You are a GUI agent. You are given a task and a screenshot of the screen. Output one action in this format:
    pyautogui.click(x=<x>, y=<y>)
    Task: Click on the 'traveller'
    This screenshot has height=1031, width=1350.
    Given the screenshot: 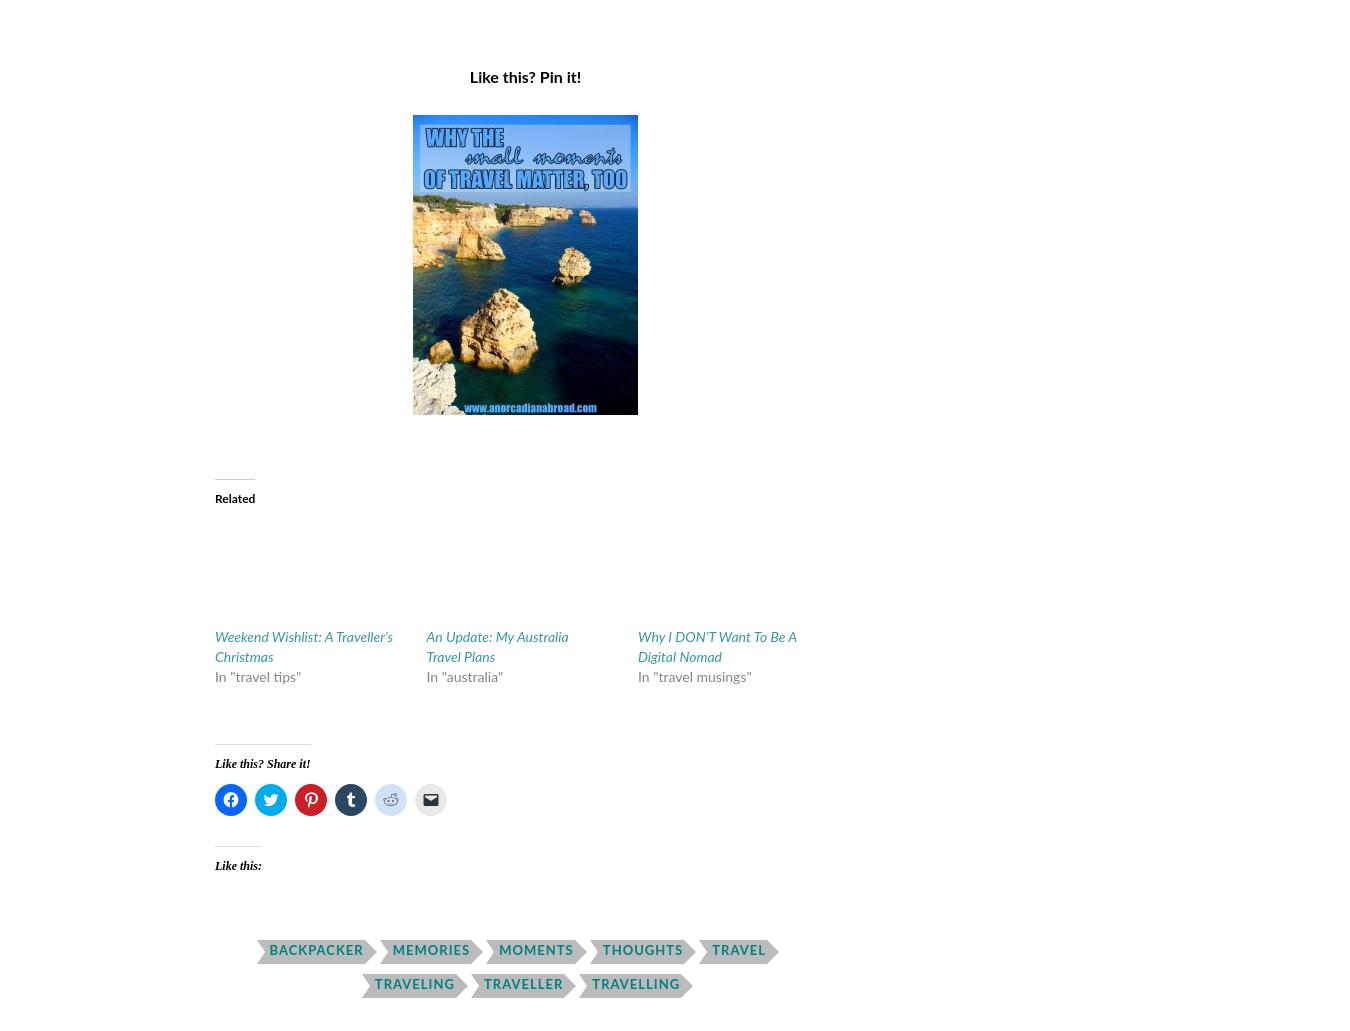 What is the action you would take?
    pyautogui.click(x=521, y=983)
    